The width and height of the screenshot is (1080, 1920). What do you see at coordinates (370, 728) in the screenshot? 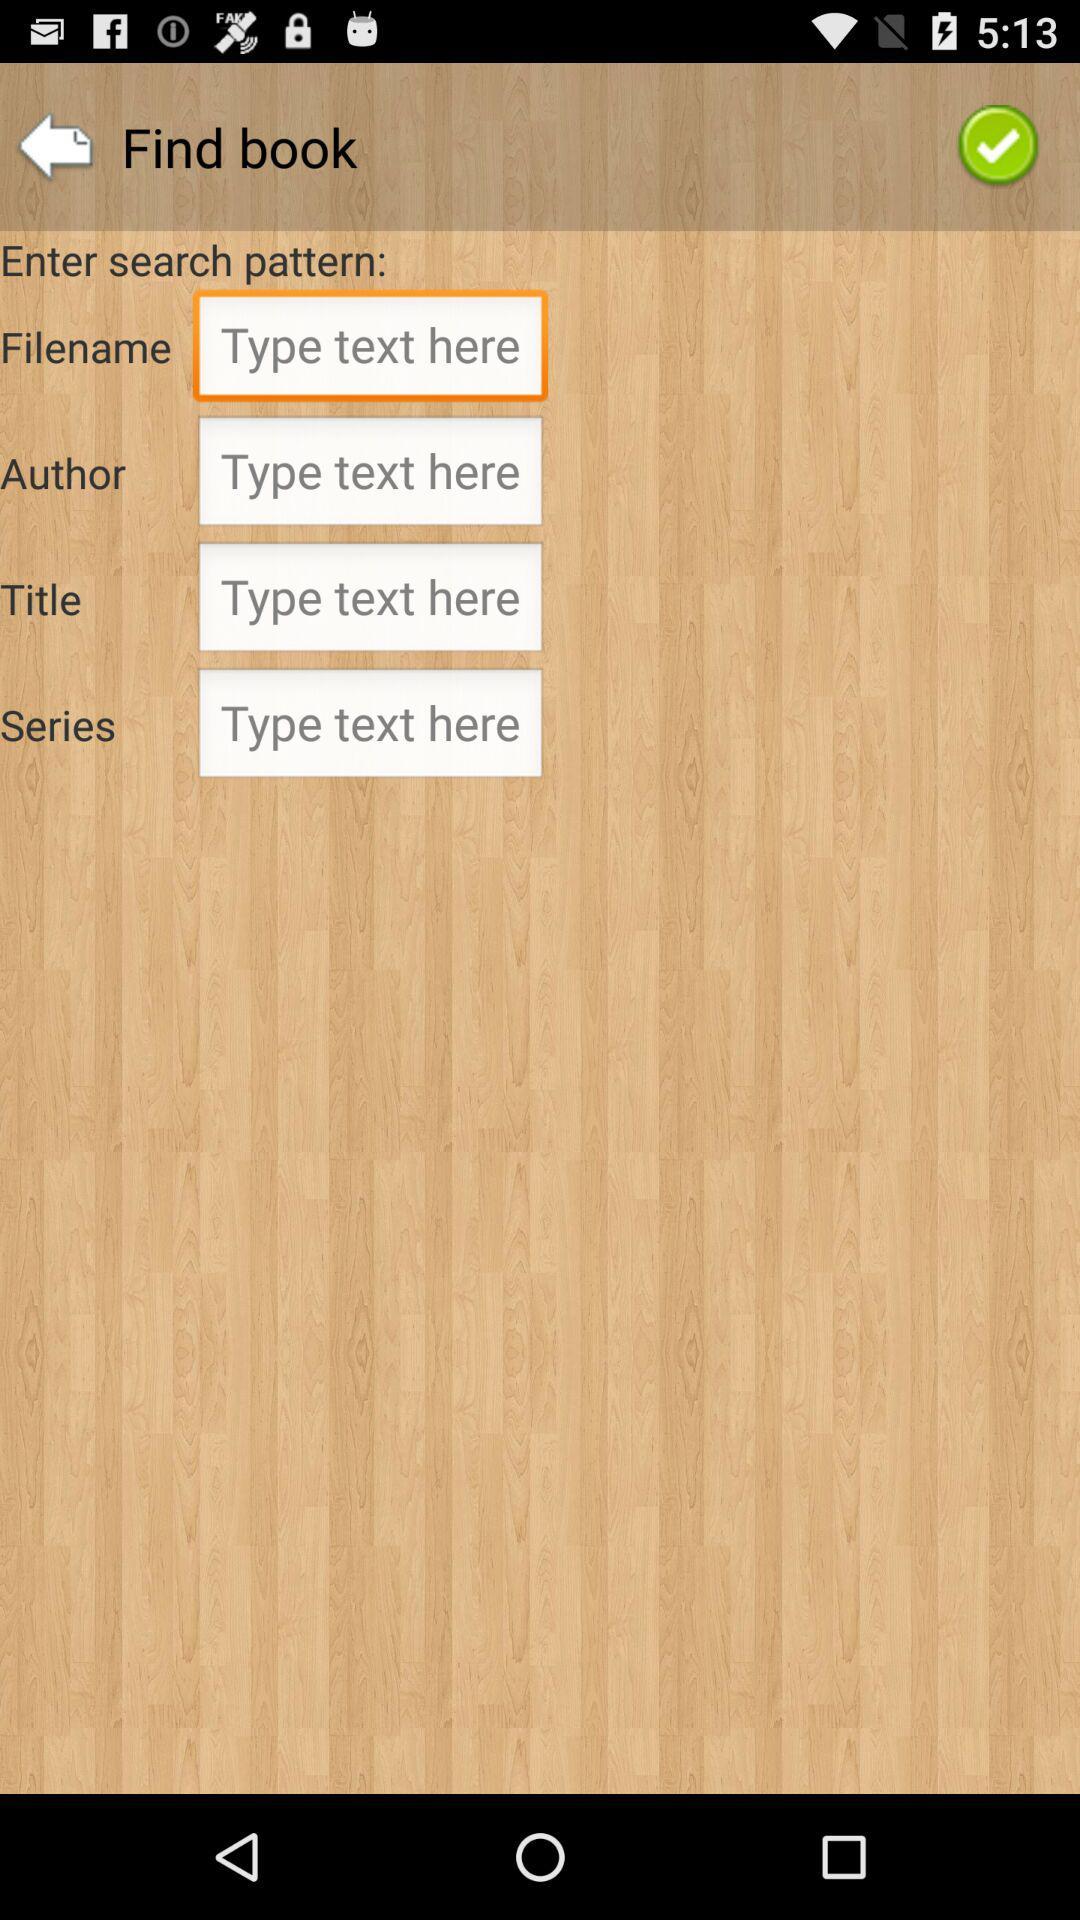
I see `book search by series` at bounding box center [370, 728].